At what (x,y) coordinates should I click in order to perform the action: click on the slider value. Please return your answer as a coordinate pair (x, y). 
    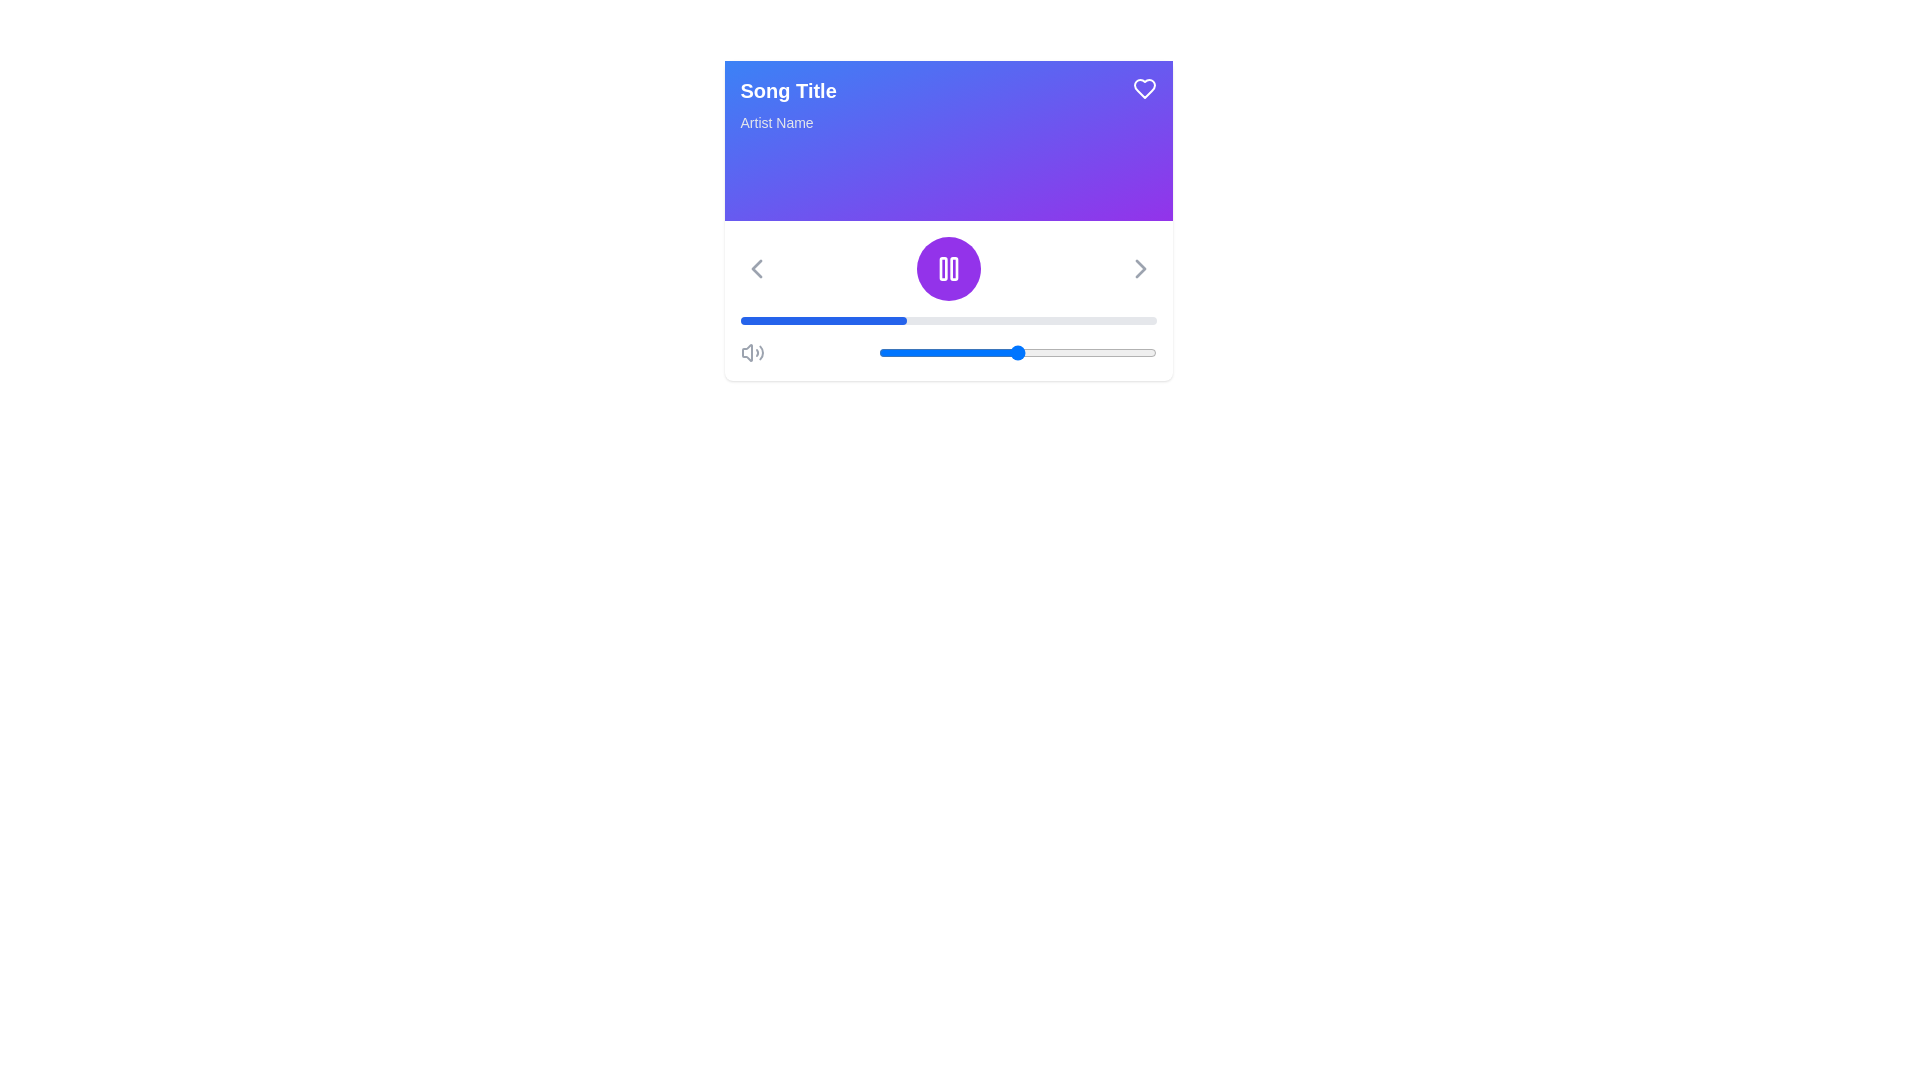
    Looking at the image, I should click on (1001, 352).